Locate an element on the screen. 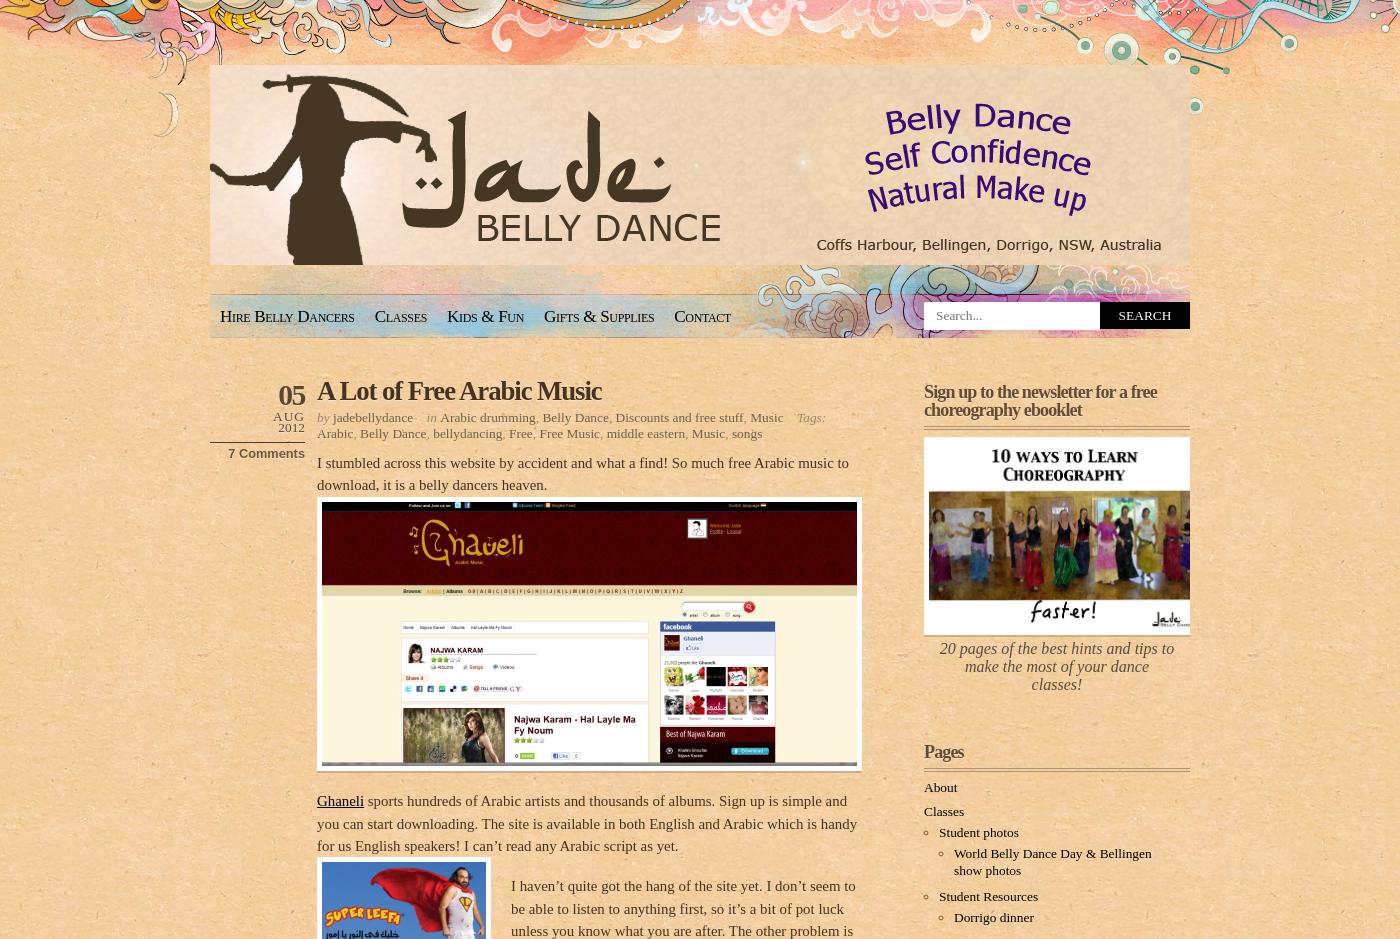 The image size is (1400, 939). 'Free' is located at coordinates (520, 431).